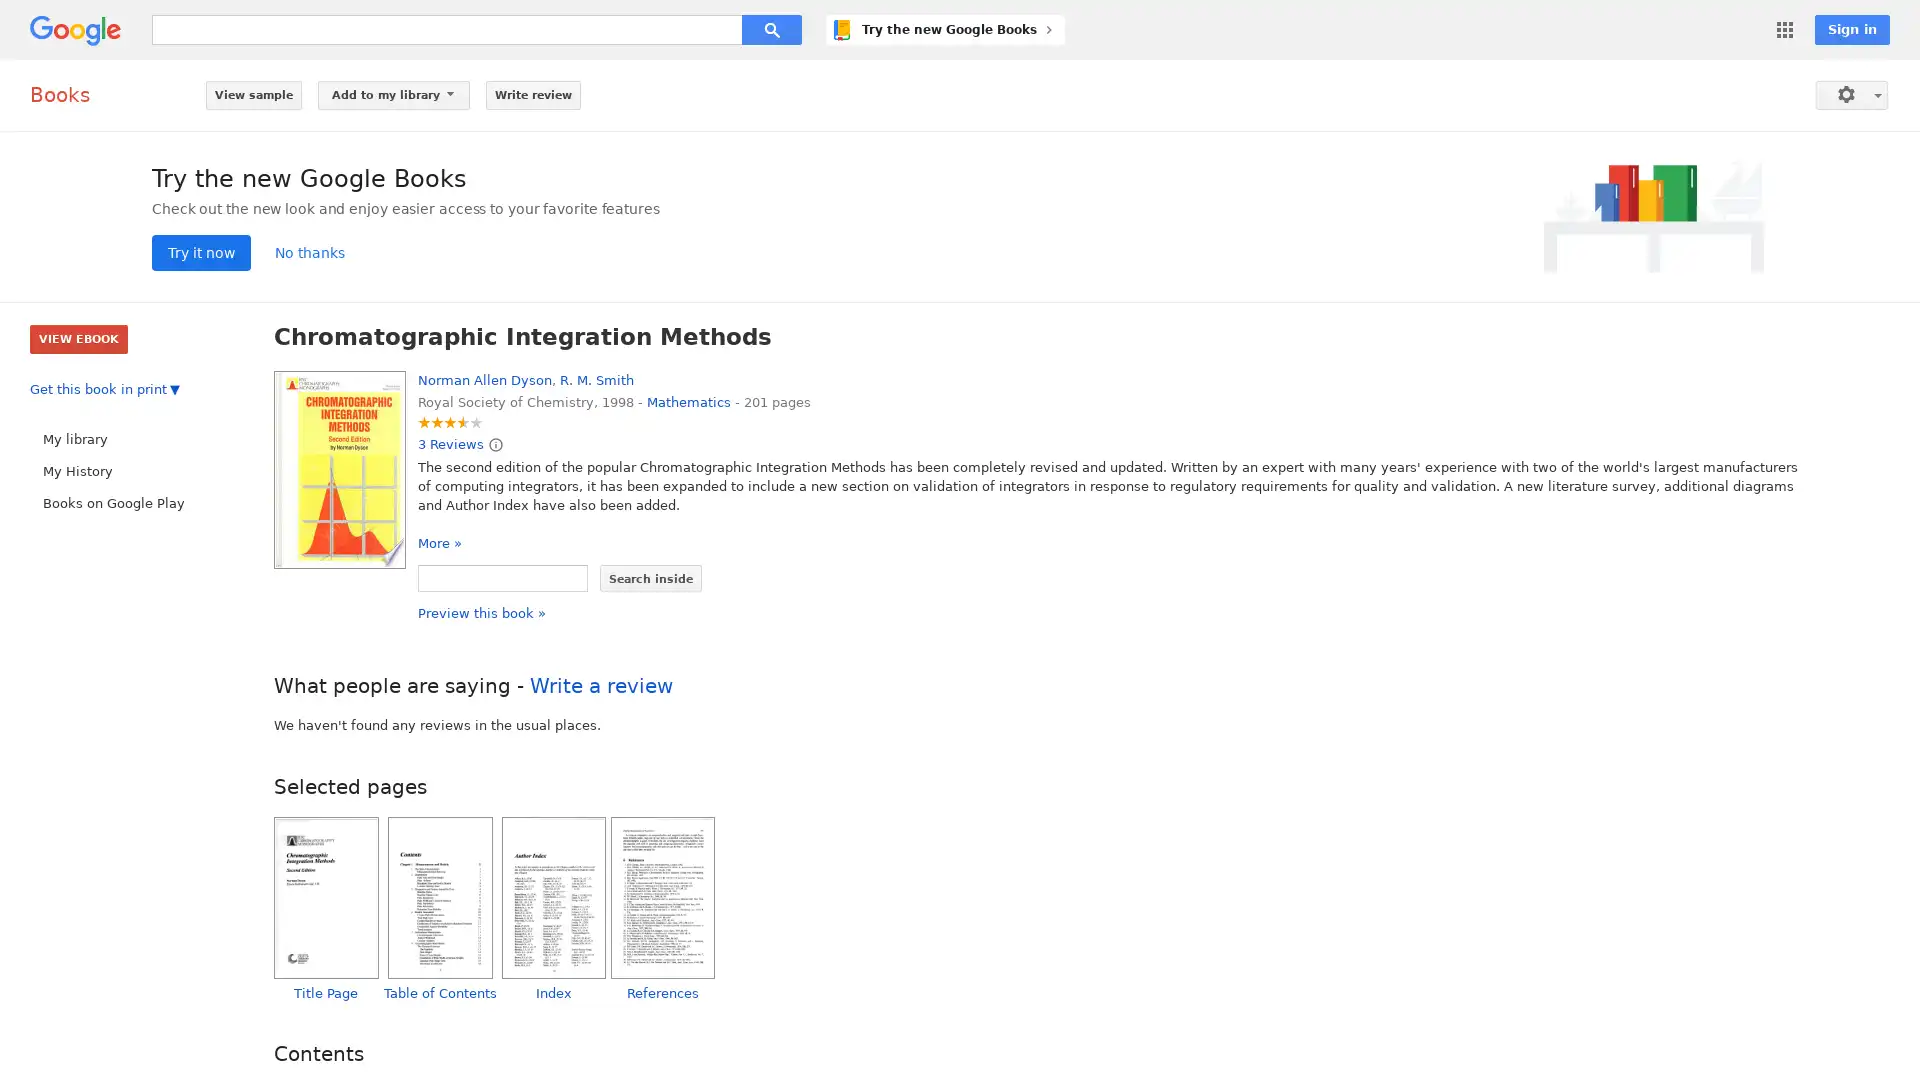 This screenshot has height=1080, width=1920. What do you see at coordinates (651, 577) in the screenshot?
I see `Search inside` at bounding box center [651, 577].